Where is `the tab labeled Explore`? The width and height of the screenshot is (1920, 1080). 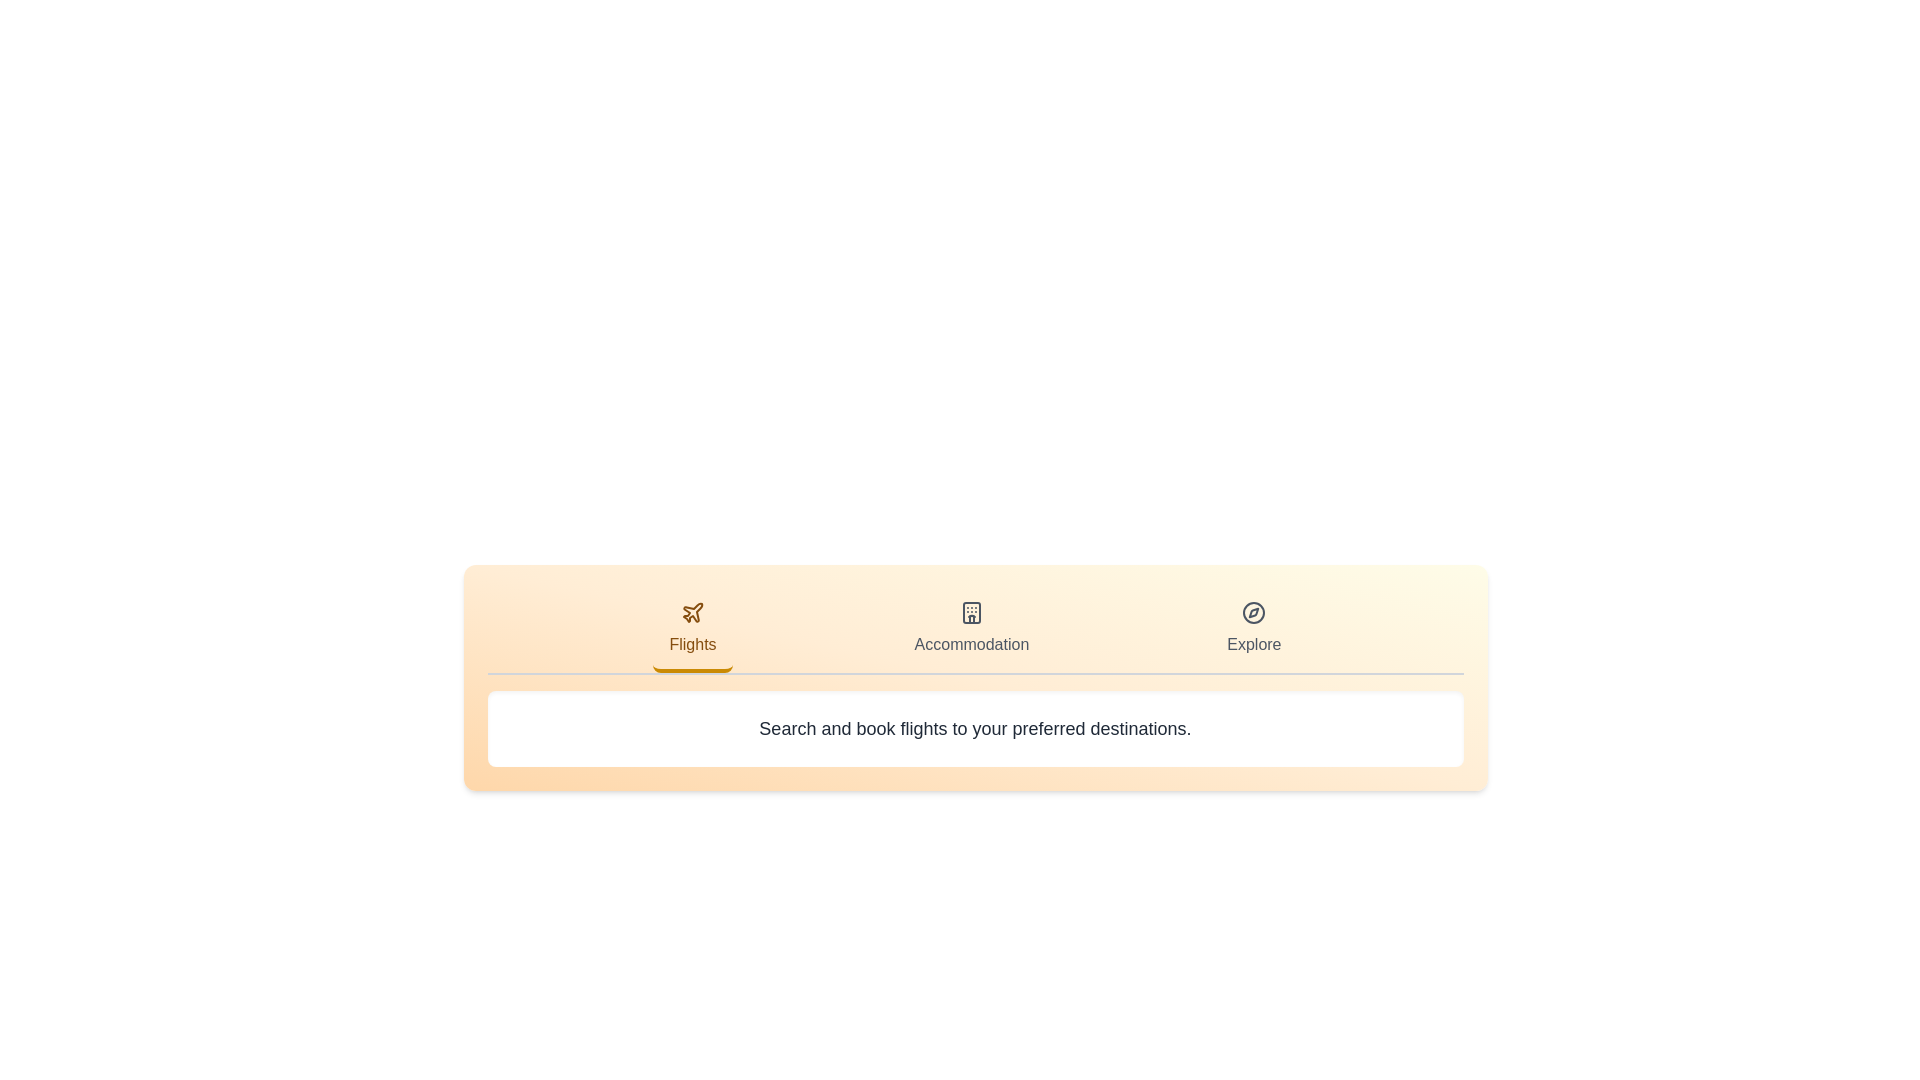 the tab labeled Explore is located at coordinates (1252, 631).